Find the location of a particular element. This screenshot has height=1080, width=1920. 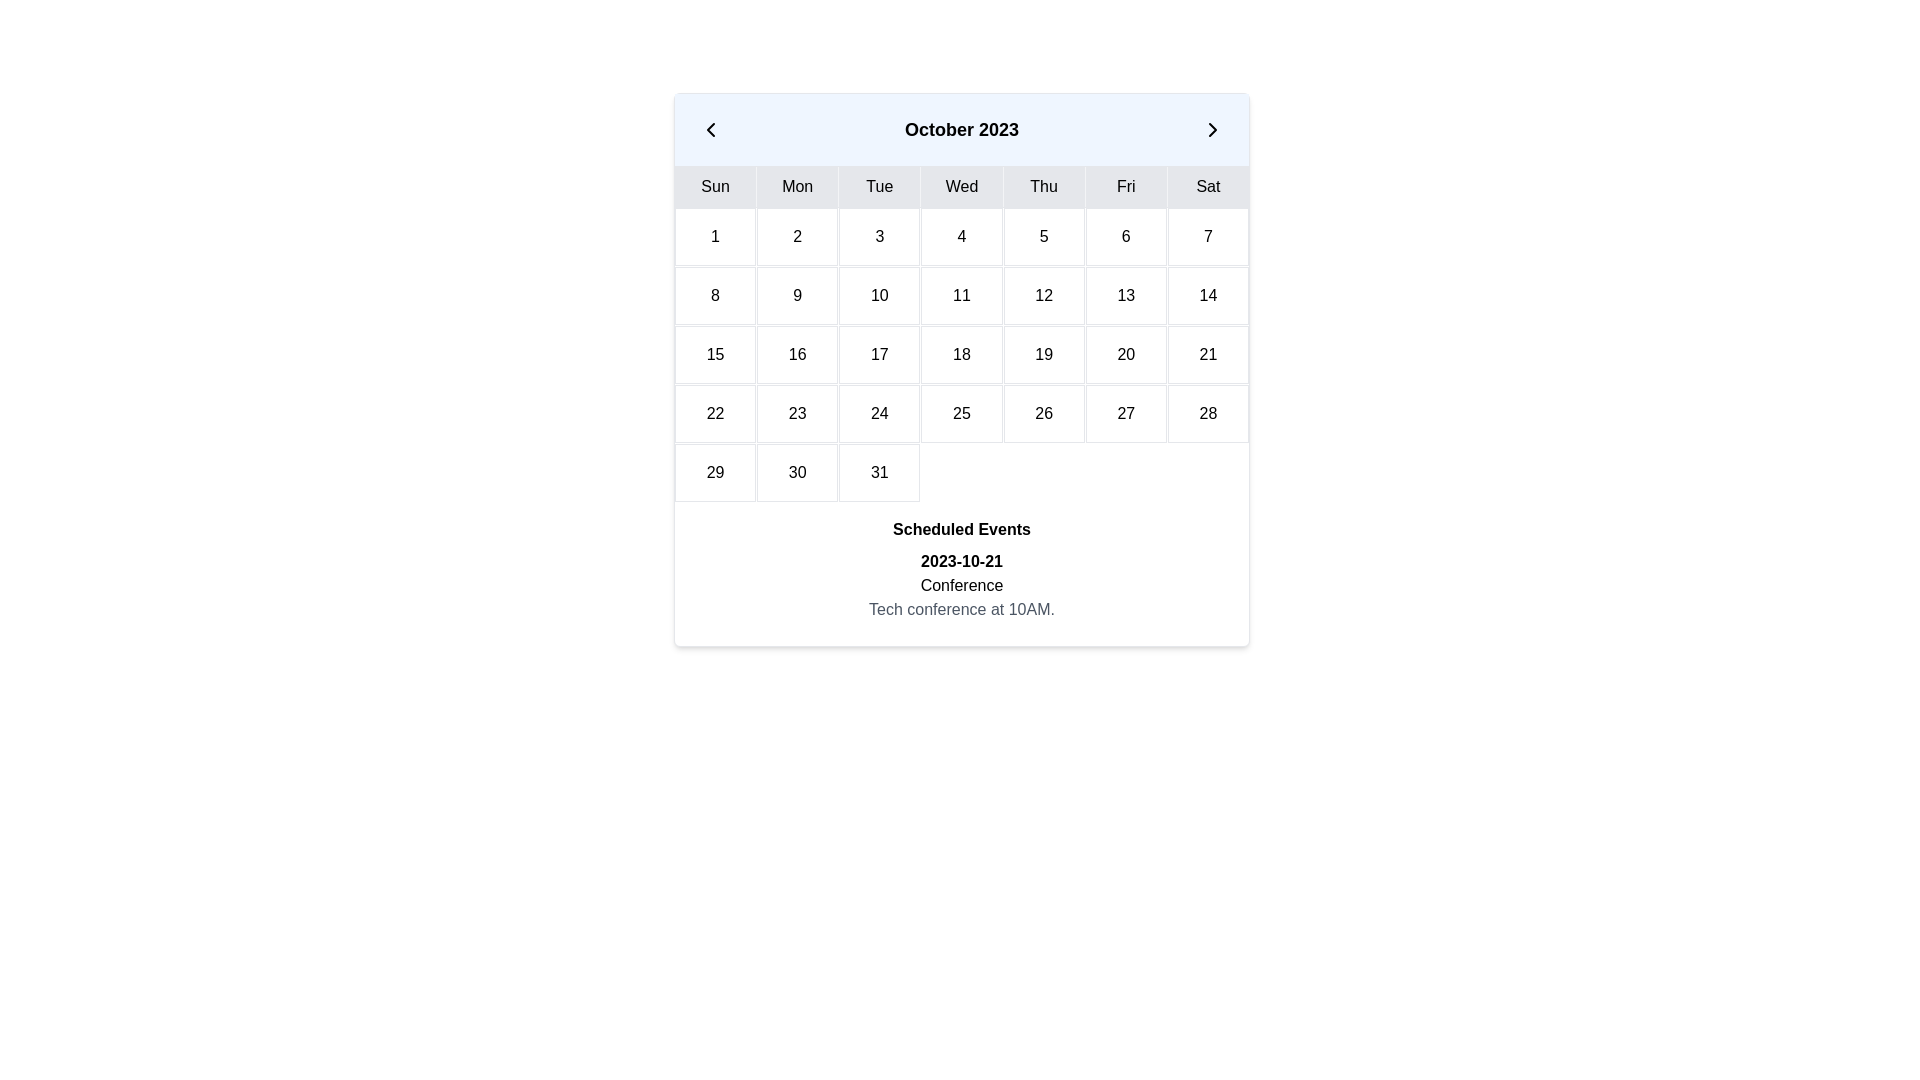

the Calendar Day Cell displaying the number '21' in black, located in the sixth row and sixth column of the calendar grid is located at coordinates (1207, 353).